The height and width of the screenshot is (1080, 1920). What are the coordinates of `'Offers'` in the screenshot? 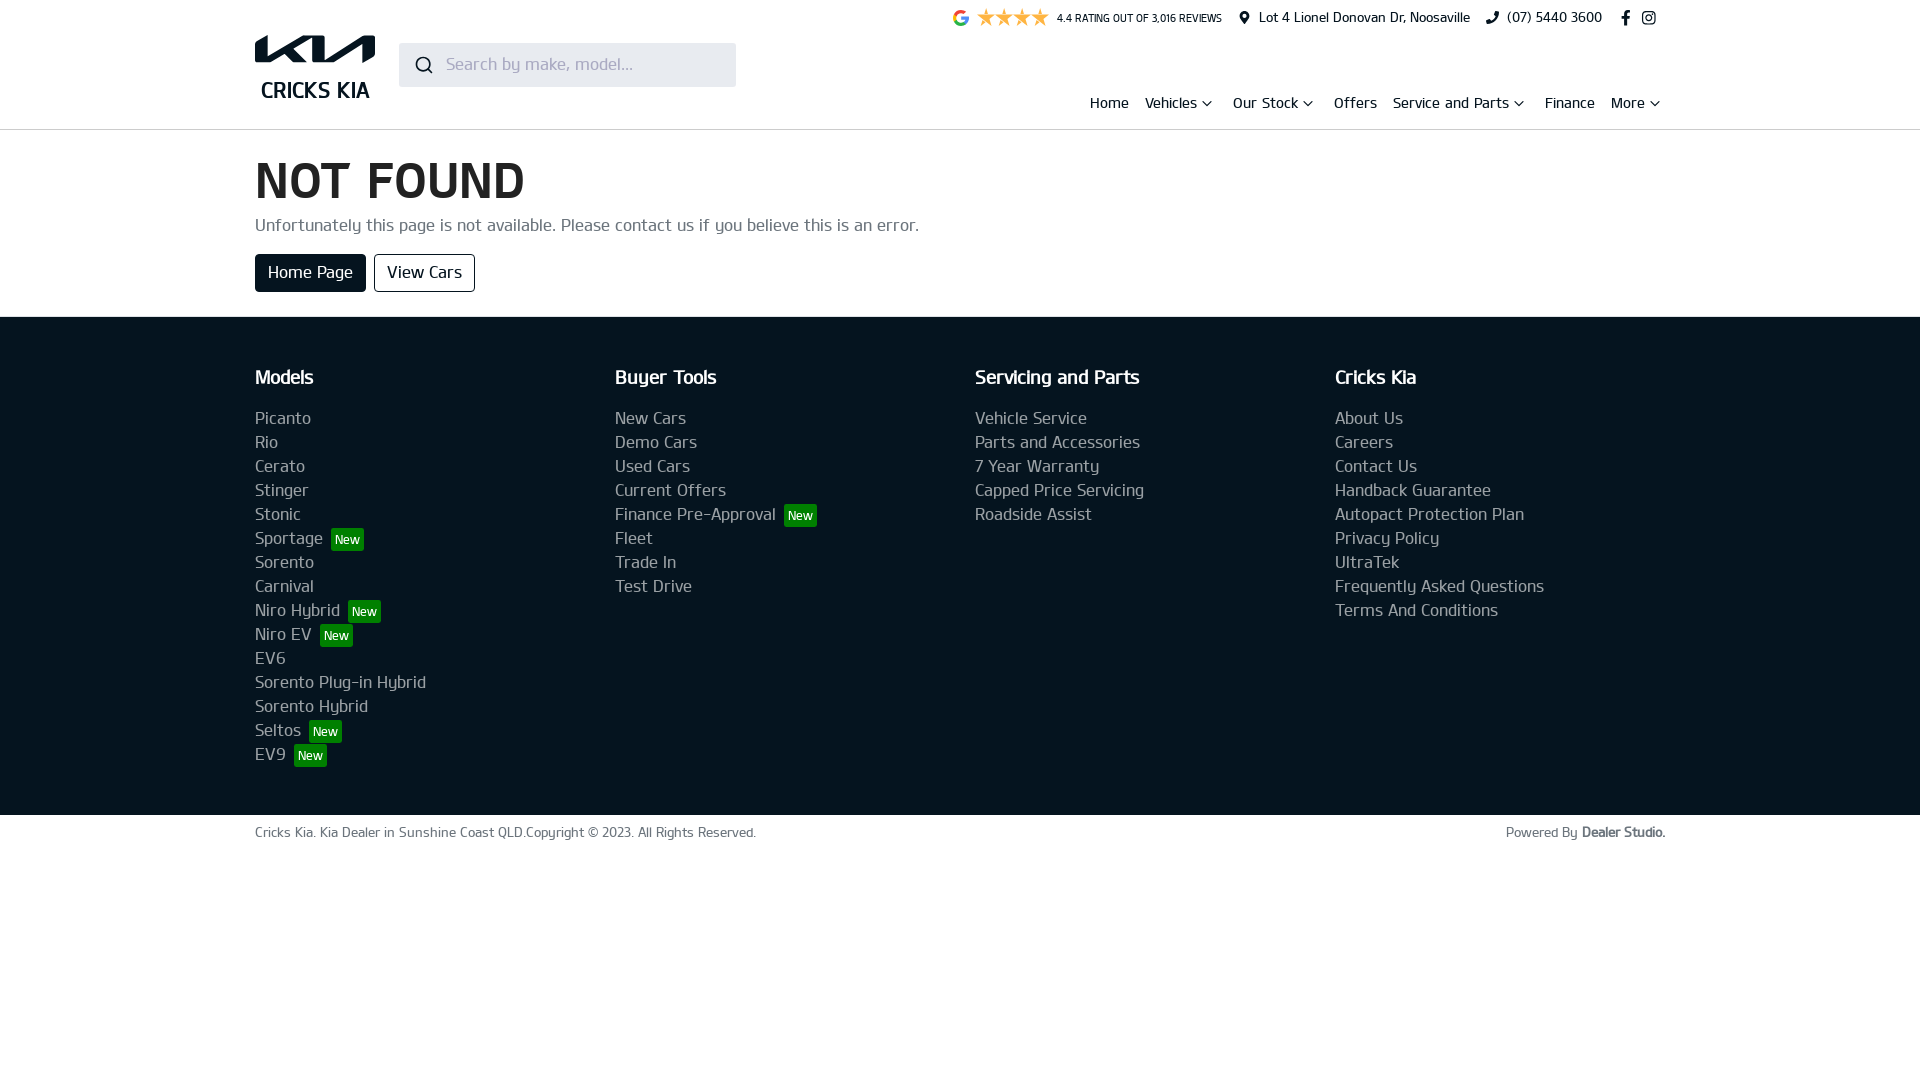 It's located at (1355, 102).